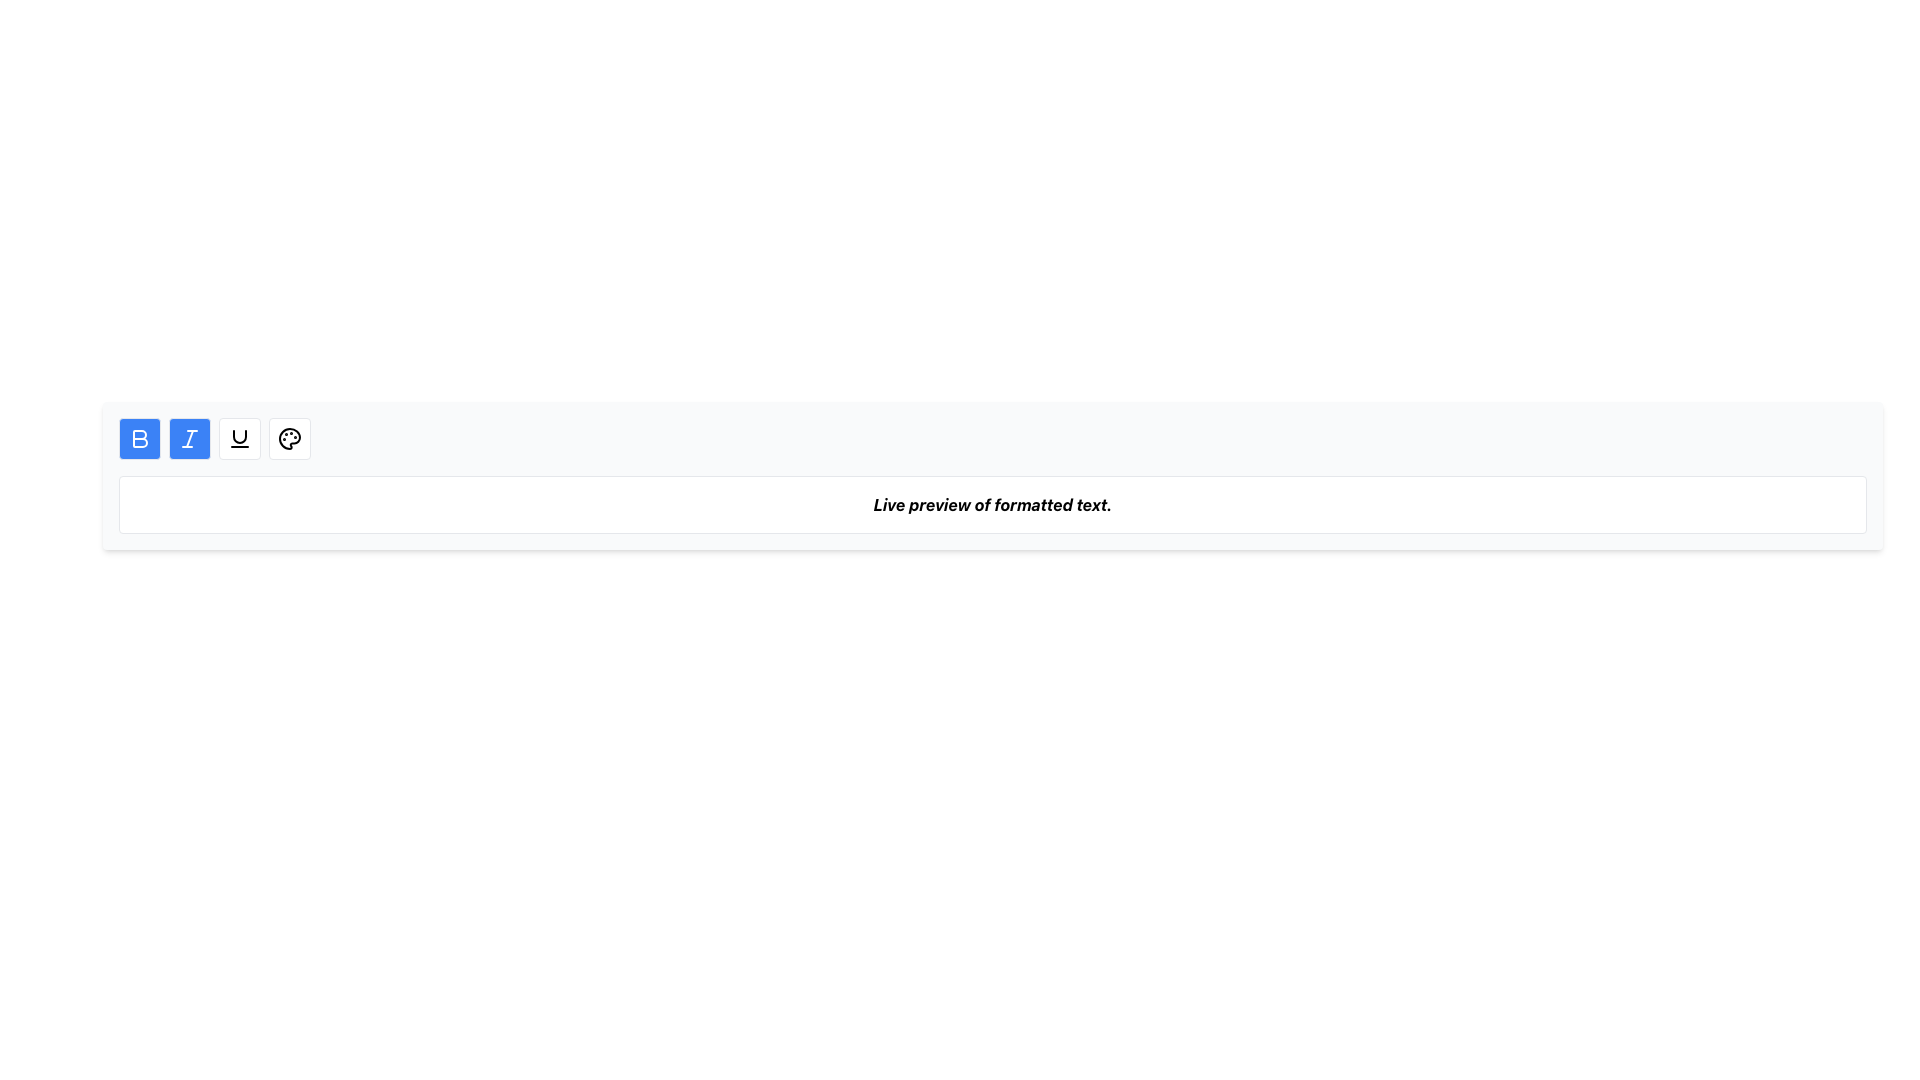 The height and width of the screenshot is (1080, 1920). Describe the element at coordinates (240, 438) in the screenshot. I see `the third button from the left in the toolbar, which has a white background, black border, and an underlined 'U' icon` at that location.